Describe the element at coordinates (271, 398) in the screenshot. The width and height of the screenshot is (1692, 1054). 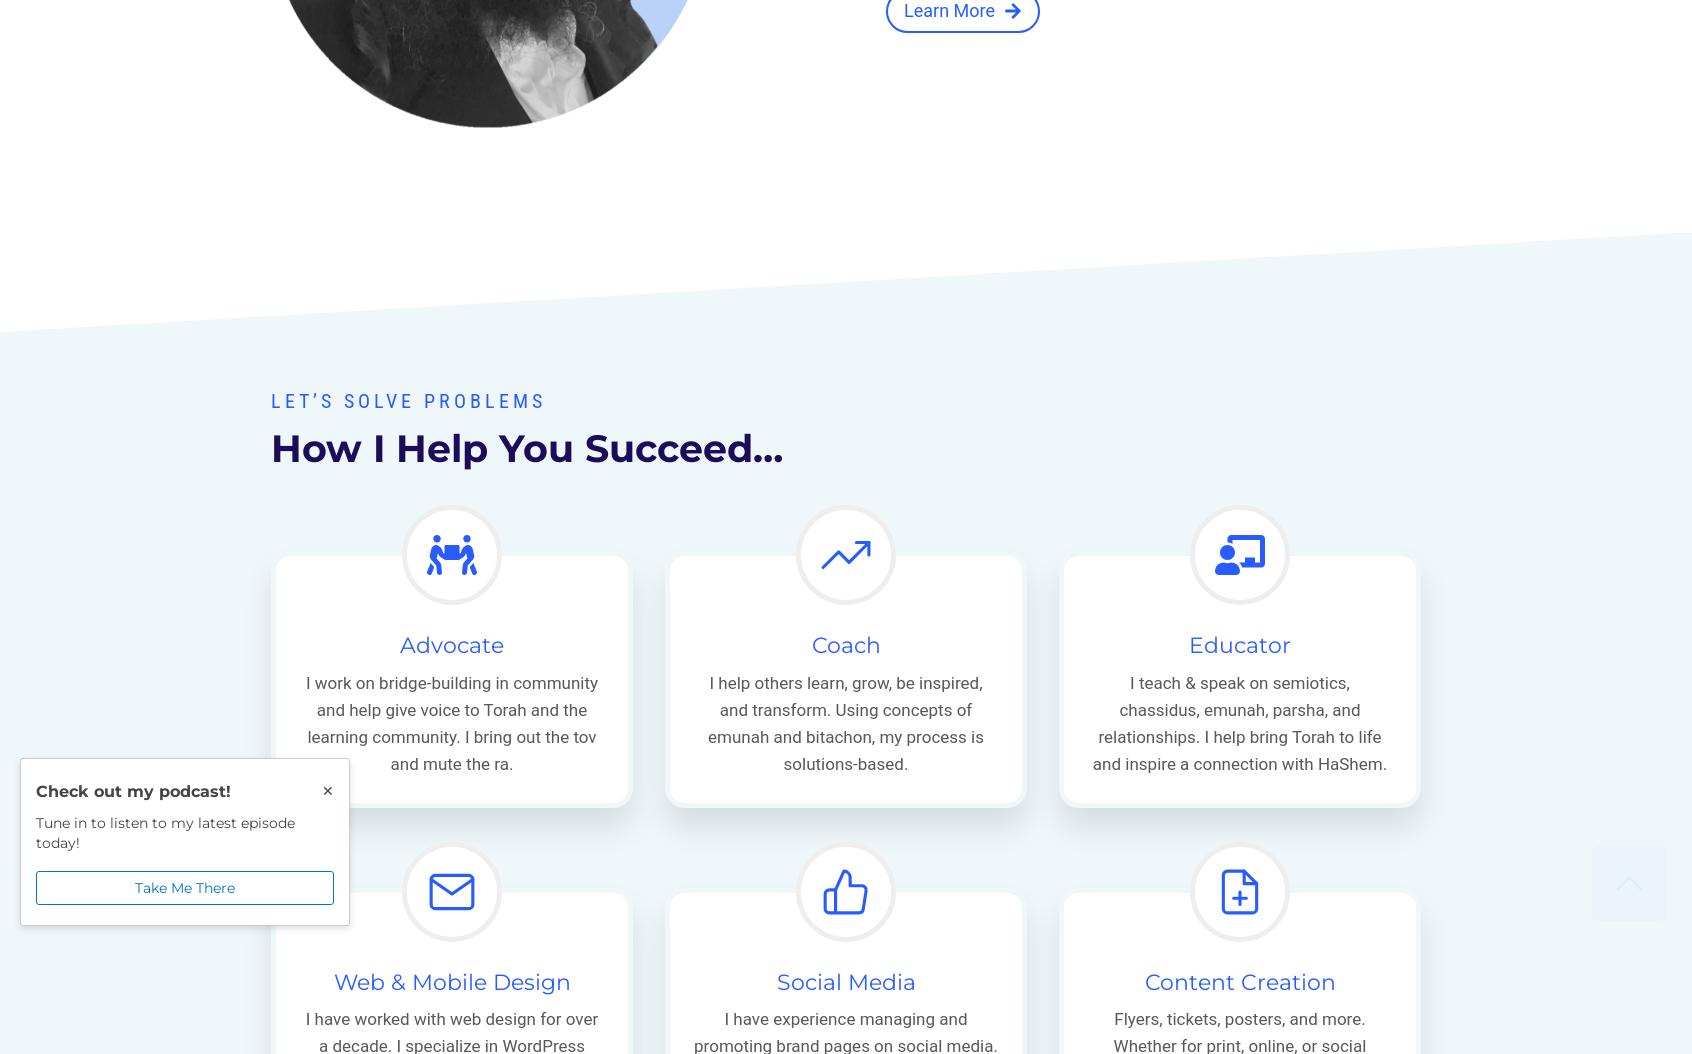
I see `'Let’s solve Problems'` at that location.